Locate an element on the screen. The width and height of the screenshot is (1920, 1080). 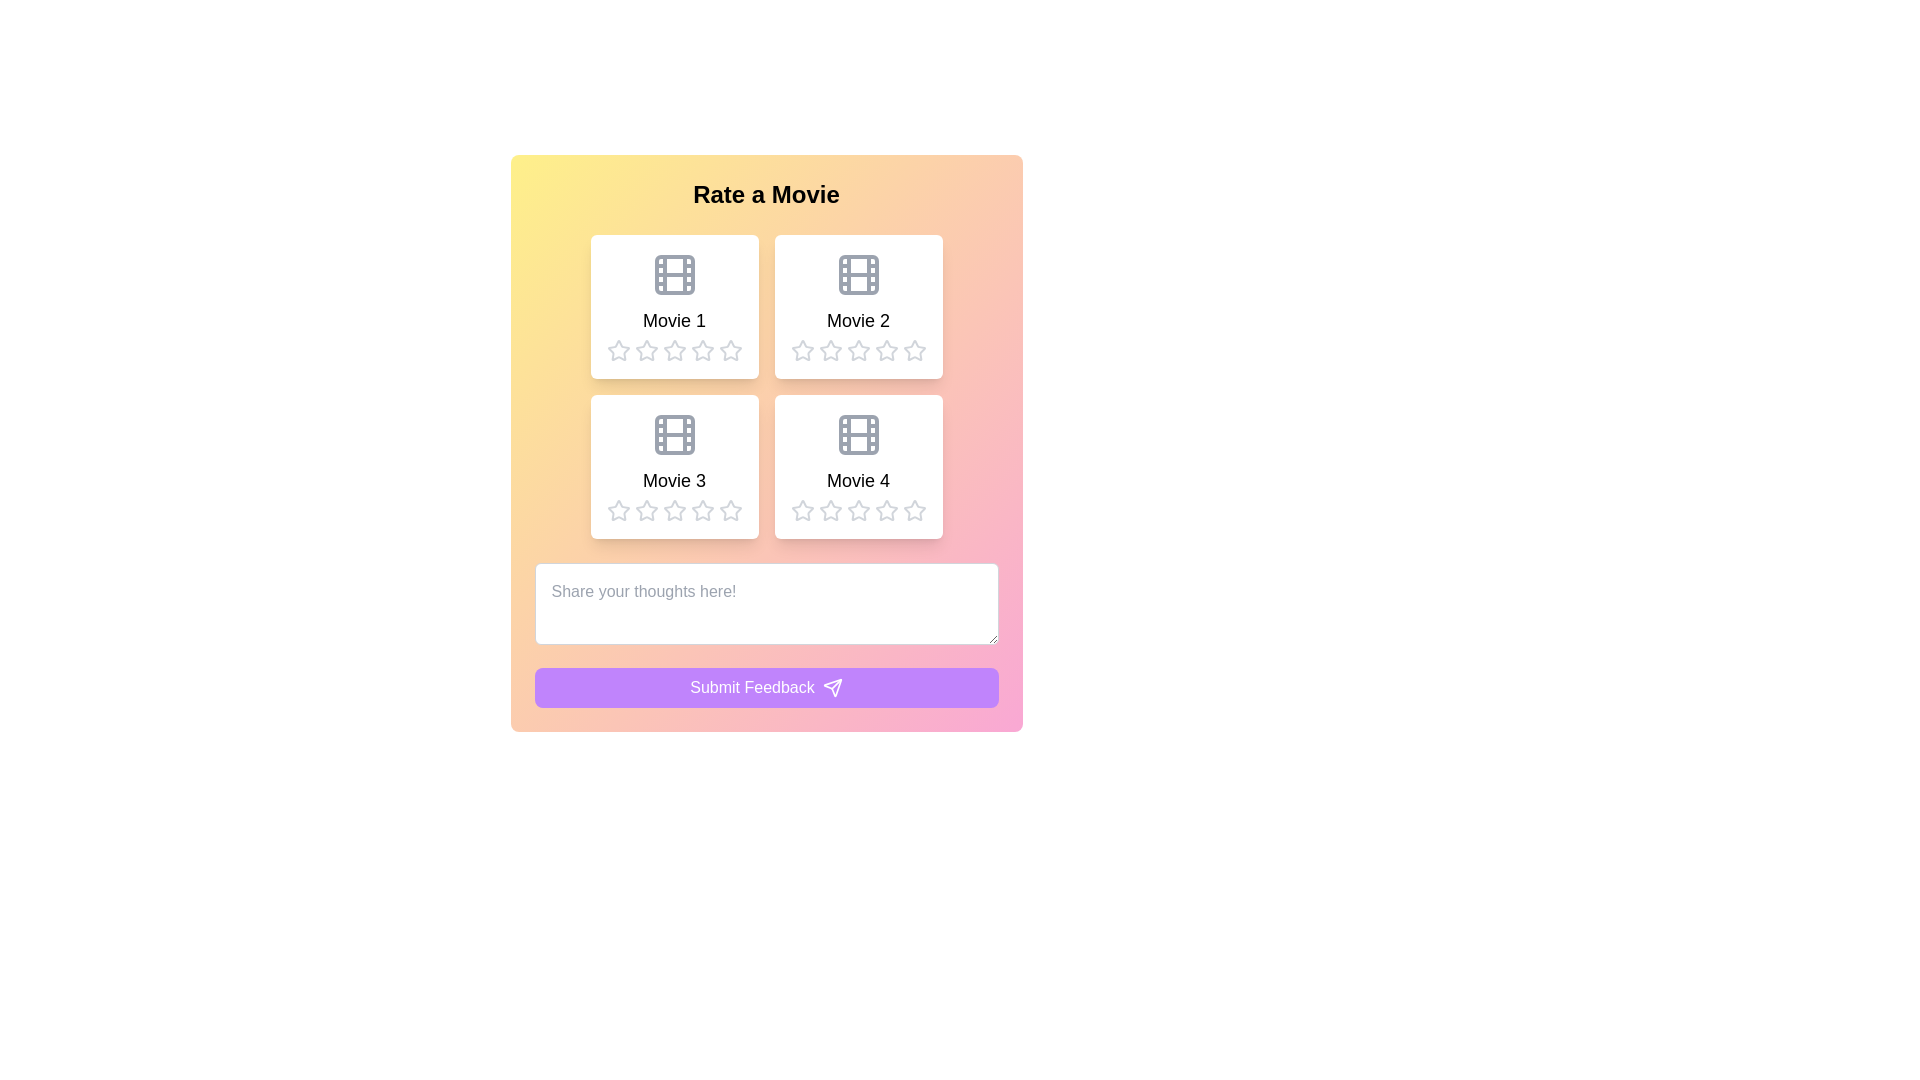
the fourth star icon in the rating system below the 'Movie 4' section to read its tooltip is located at coordinates (885, 509).